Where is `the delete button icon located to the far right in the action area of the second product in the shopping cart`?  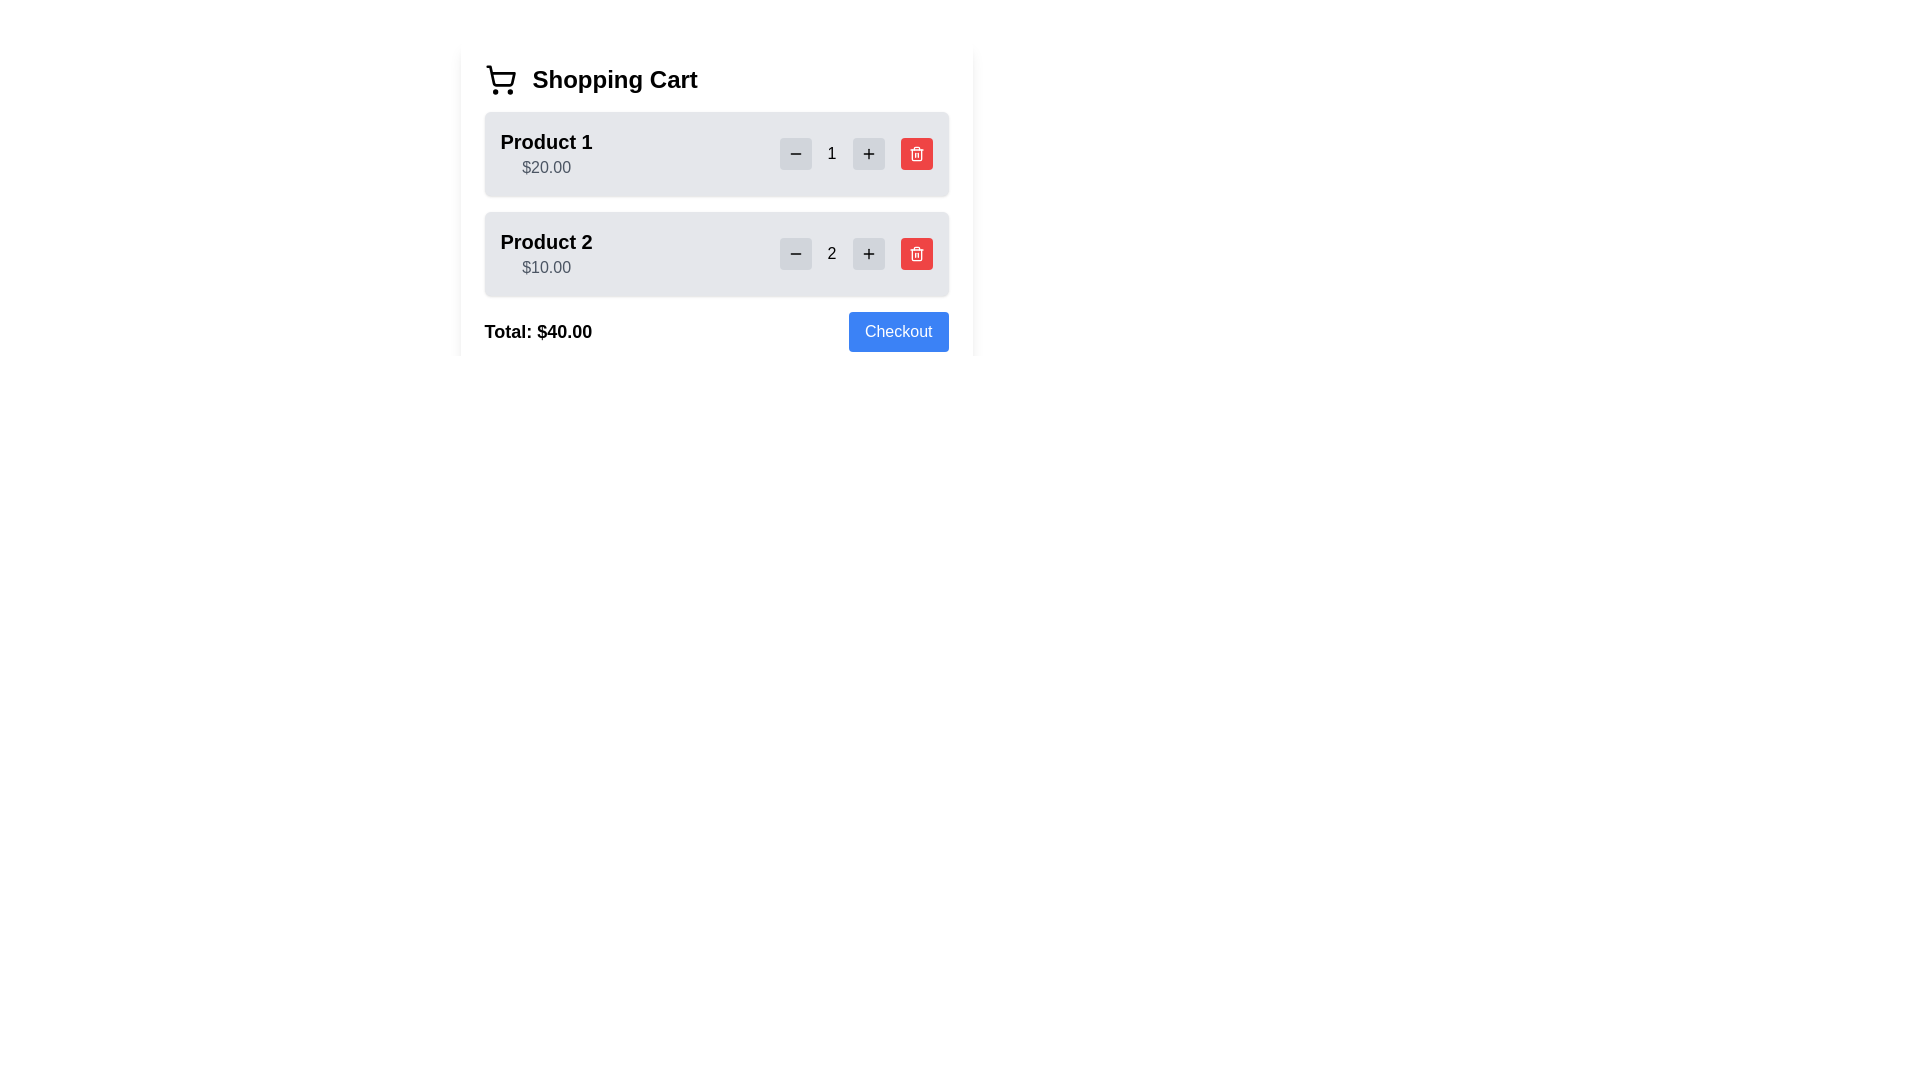
the delete button icon located to the far right in the action area of the second product in the shopping cart is located at coordinates (915, 253).